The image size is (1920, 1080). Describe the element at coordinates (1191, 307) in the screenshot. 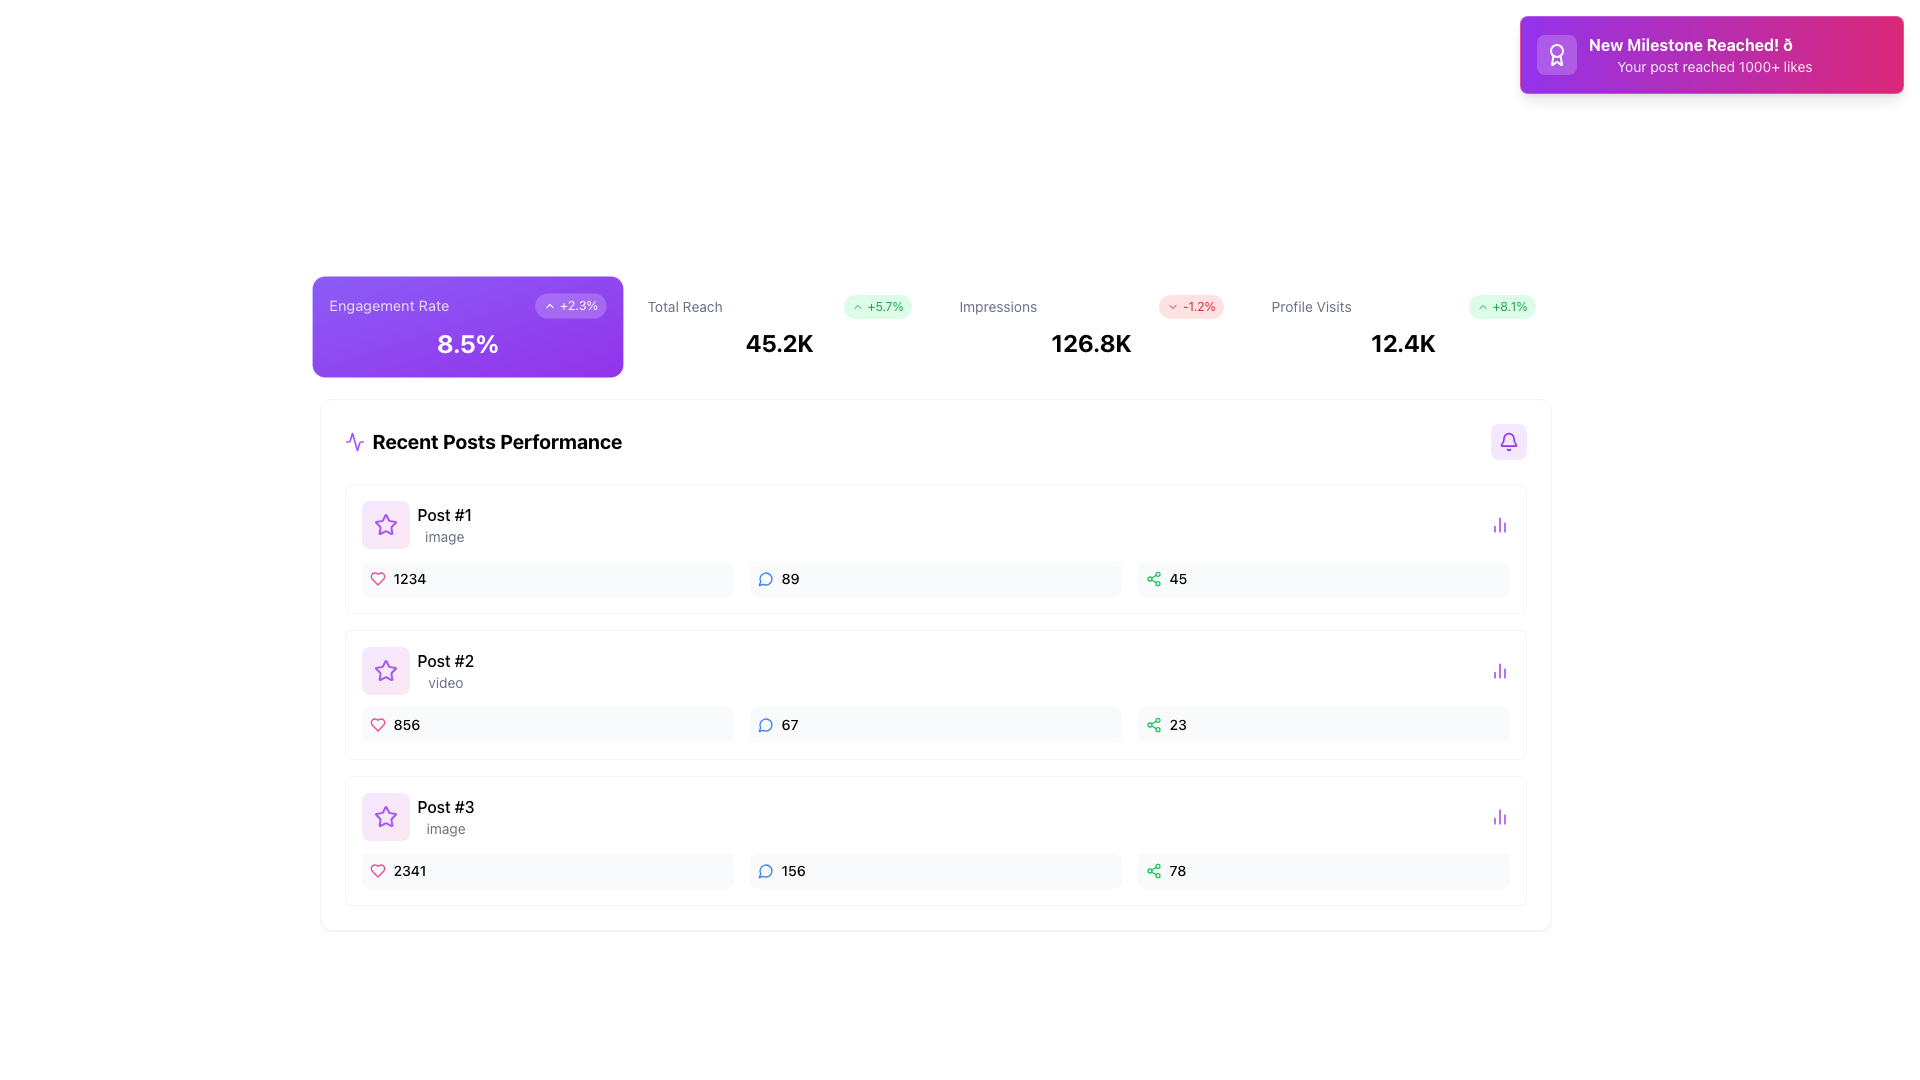

I see `the label with a red background and downward arrow icon displaying '-1.2%' that indicates a decrease, which is aligned with the 'Impressions' label` at that location.